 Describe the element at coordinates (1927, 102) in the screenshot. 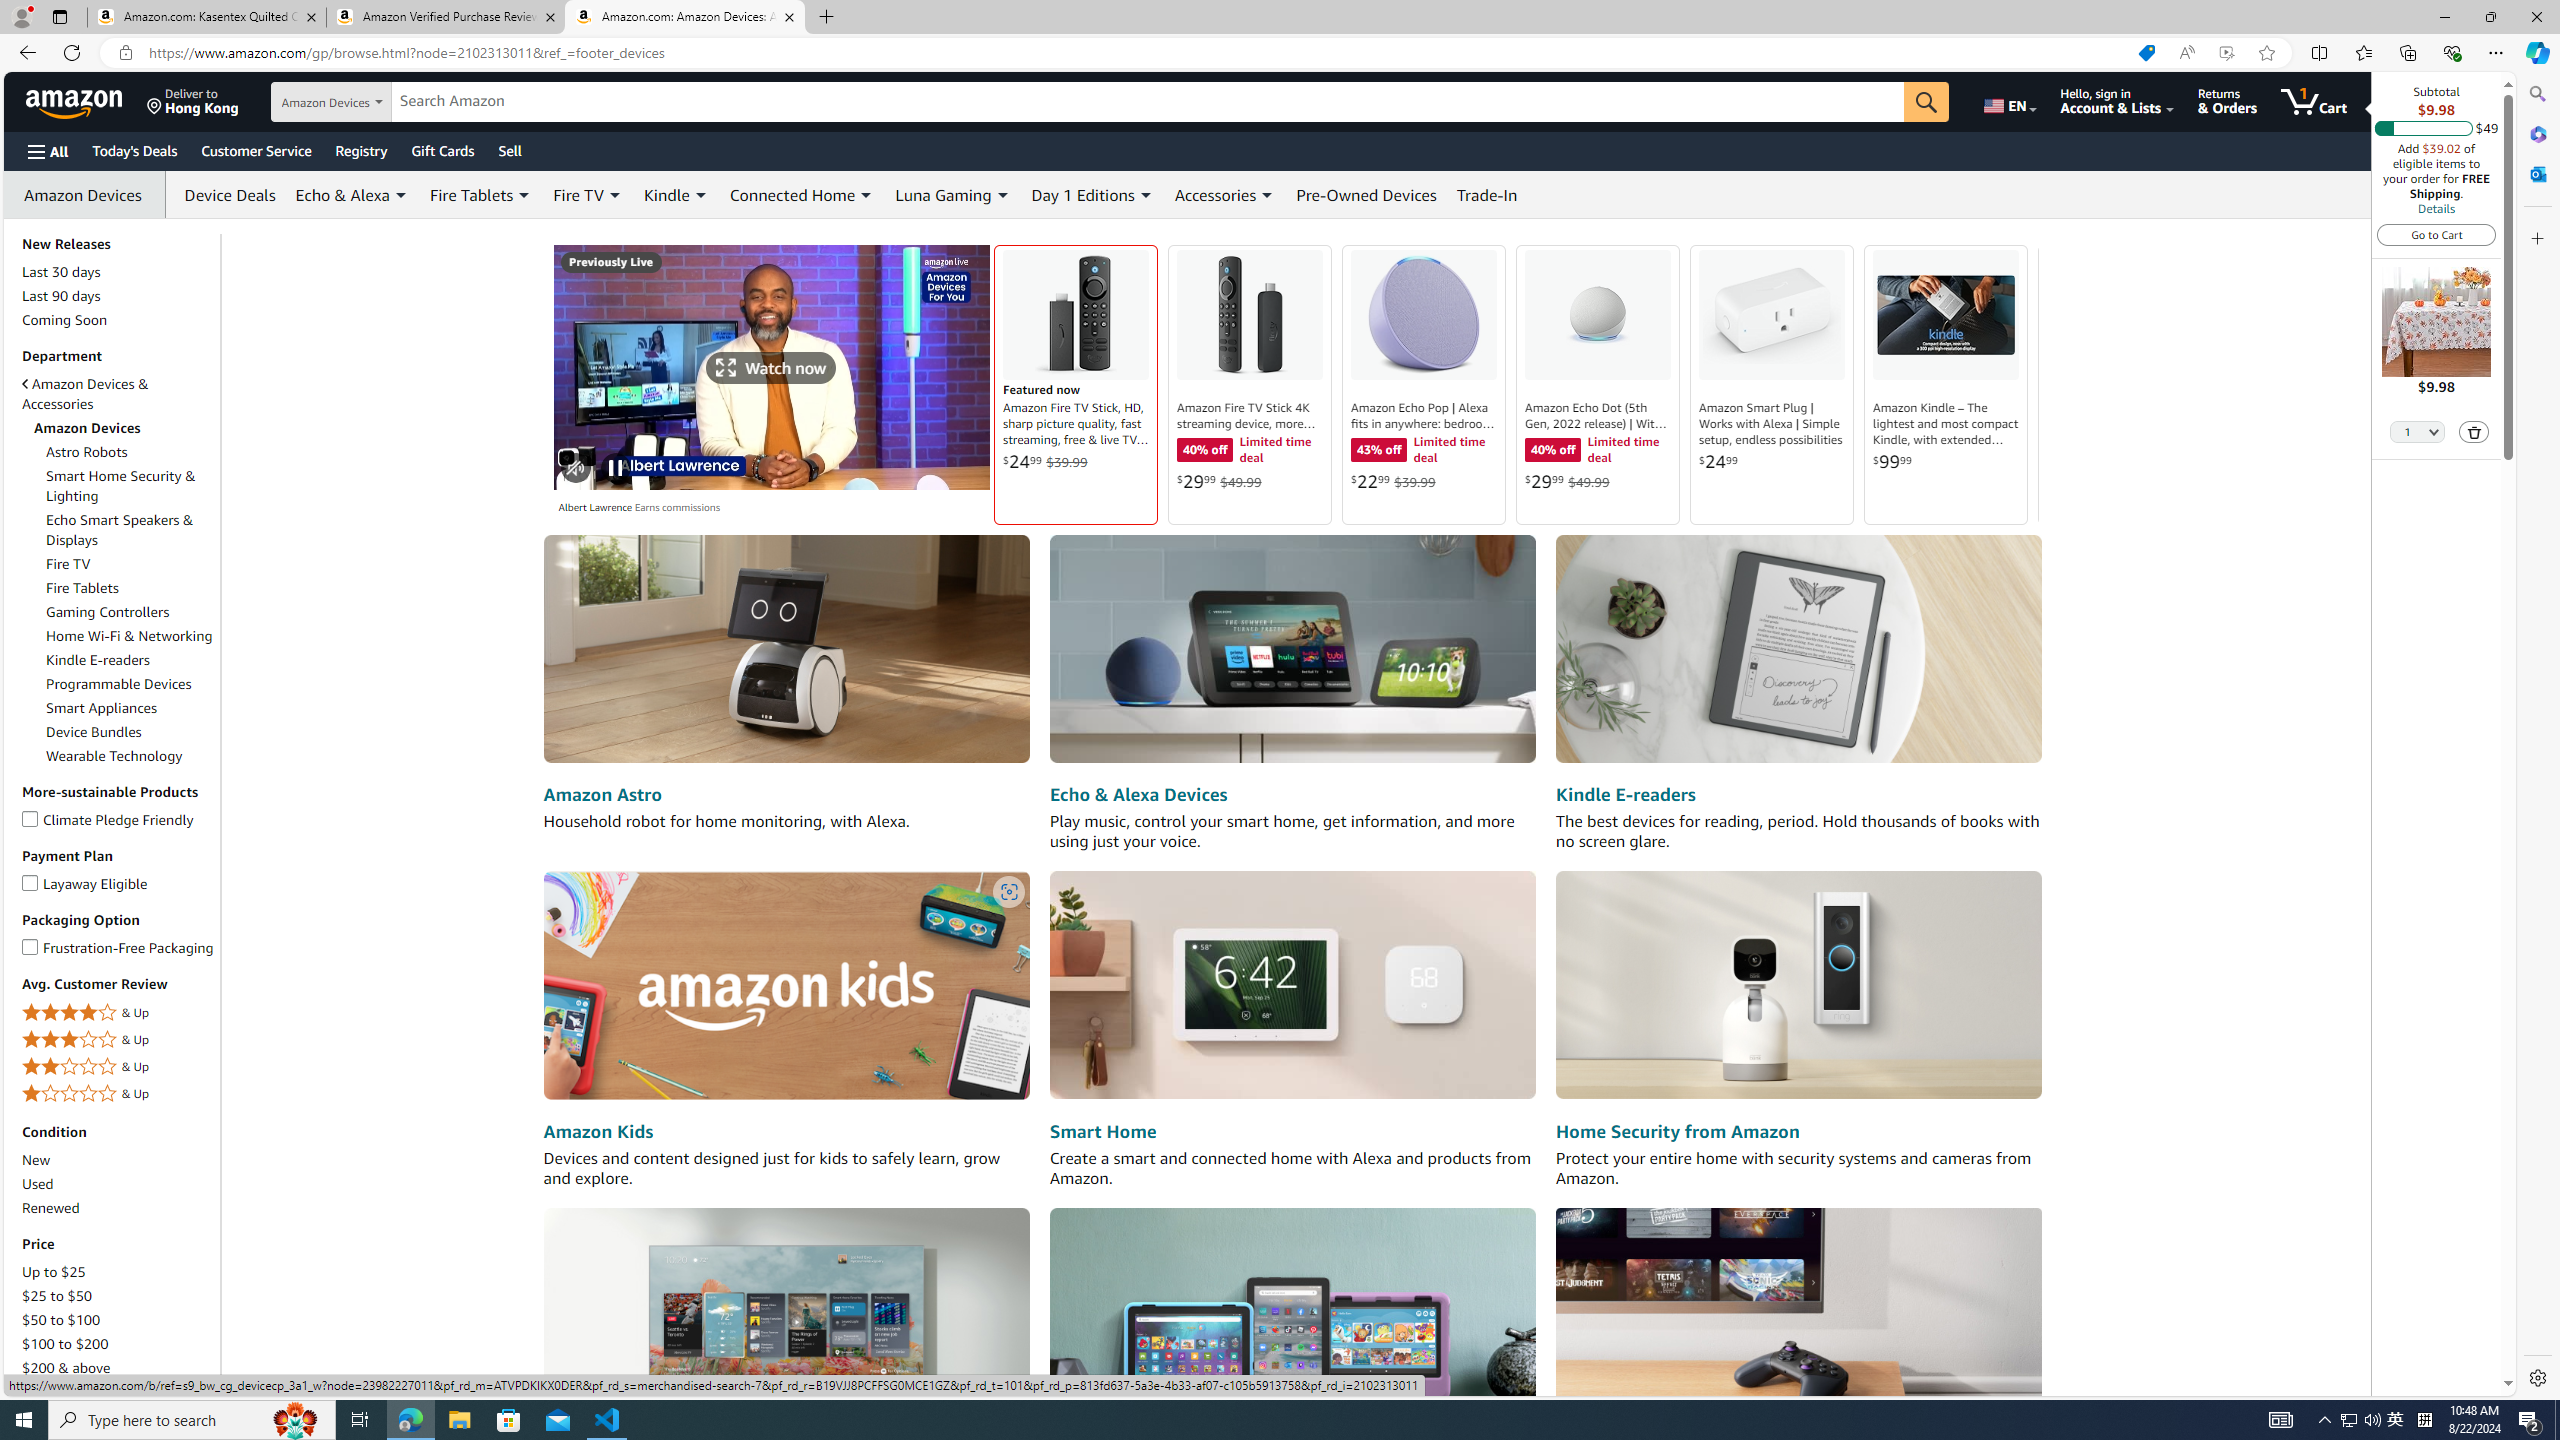

I see `'Go'` at that location.